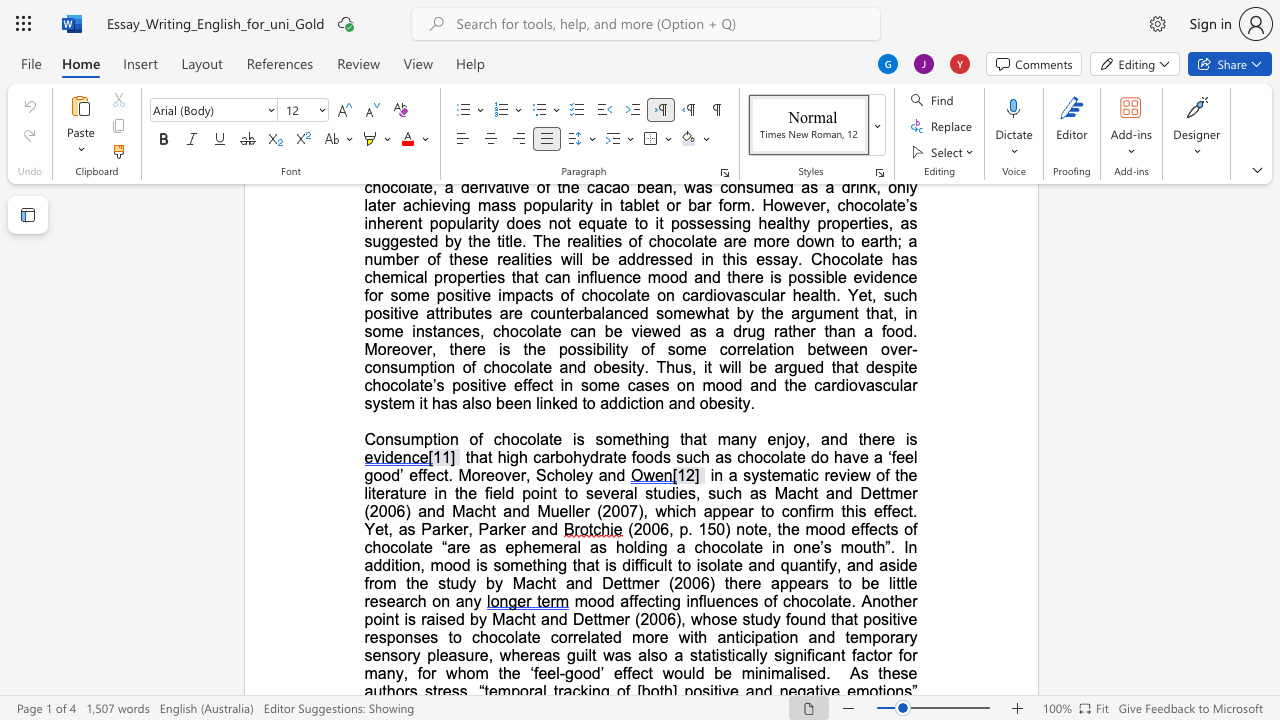 The height and width of the screenshot is (720, 1280). What do you see at coordinates (786, 438) in the screenshot?
I see `the 1th character "j" in the text` at bounding box center [786, 438].